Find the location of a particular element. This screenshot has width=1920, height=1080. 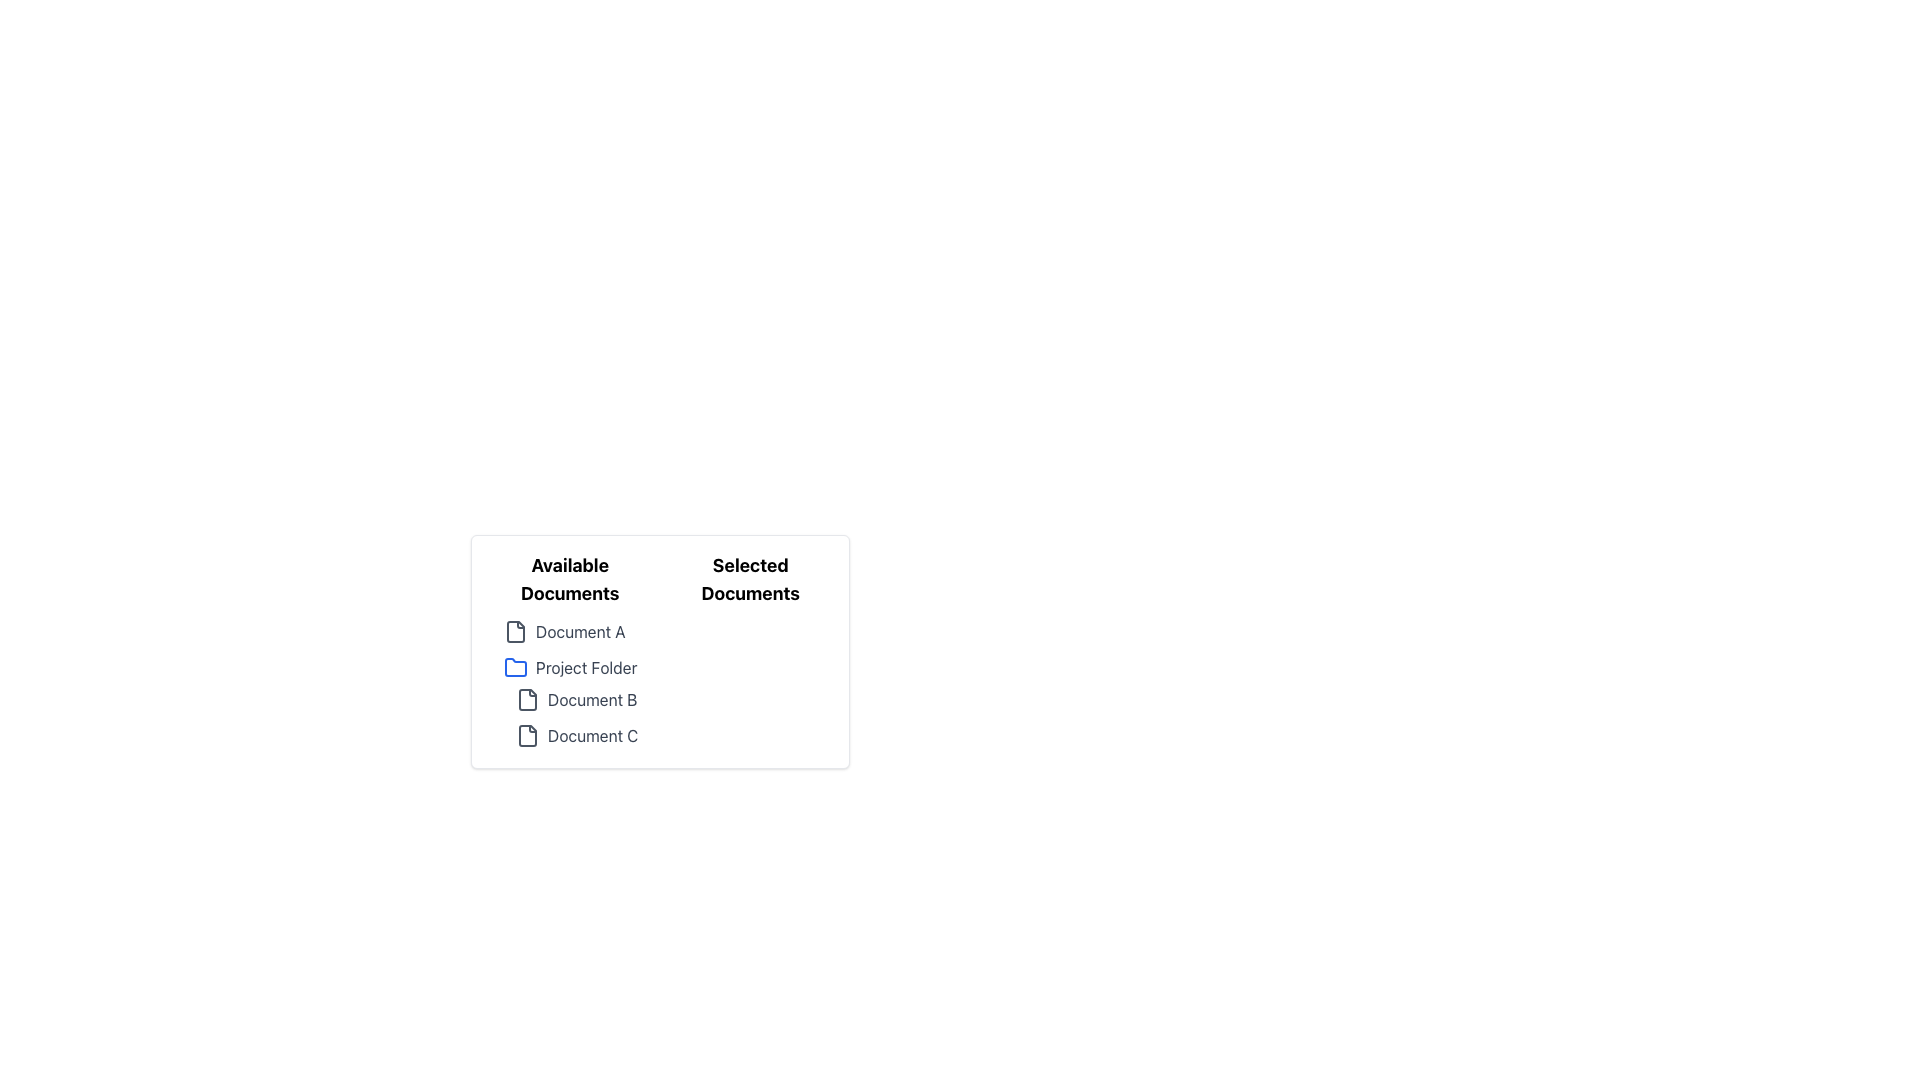

the first entry in the list of available documents, which displays 'Document A' with a file icon is located at coordinates (569, 632).